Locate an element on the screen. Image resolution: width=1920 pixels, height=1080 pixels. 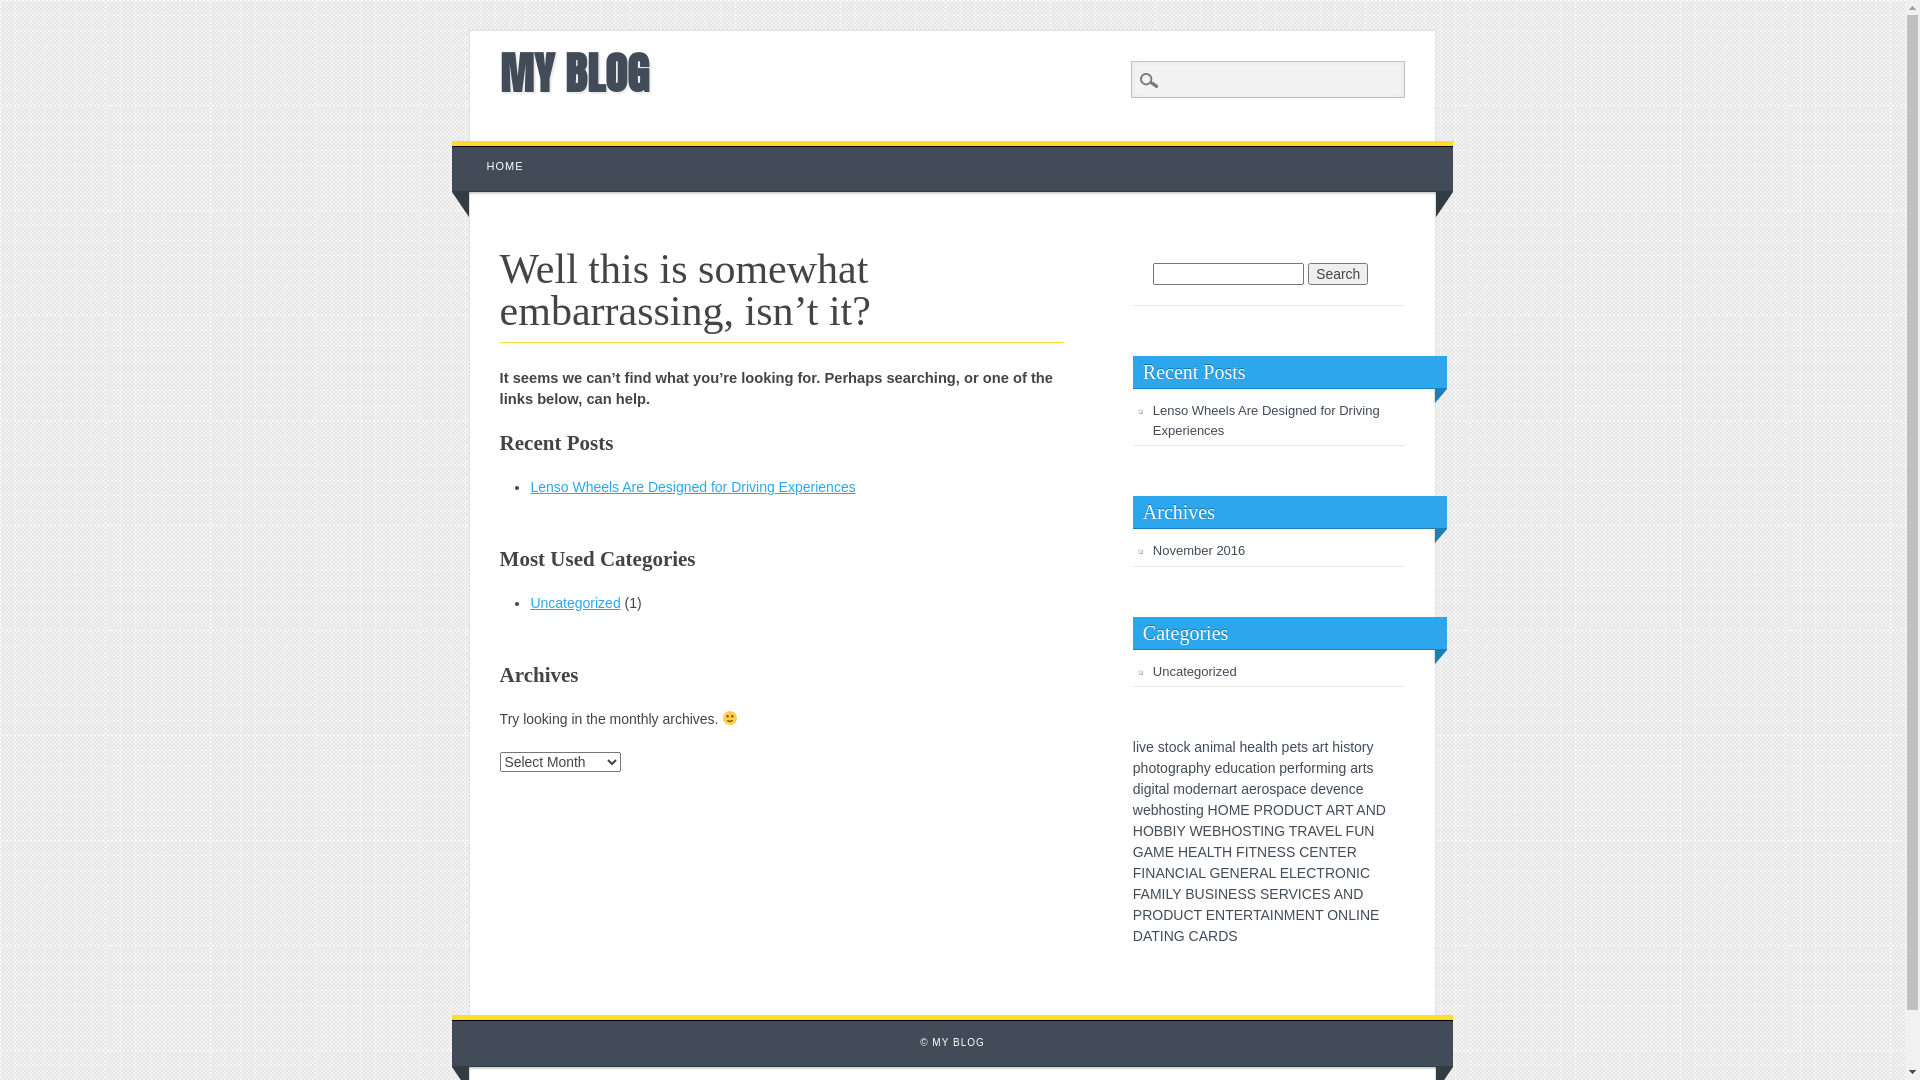
'b' is located at coordinates (1155, 810).